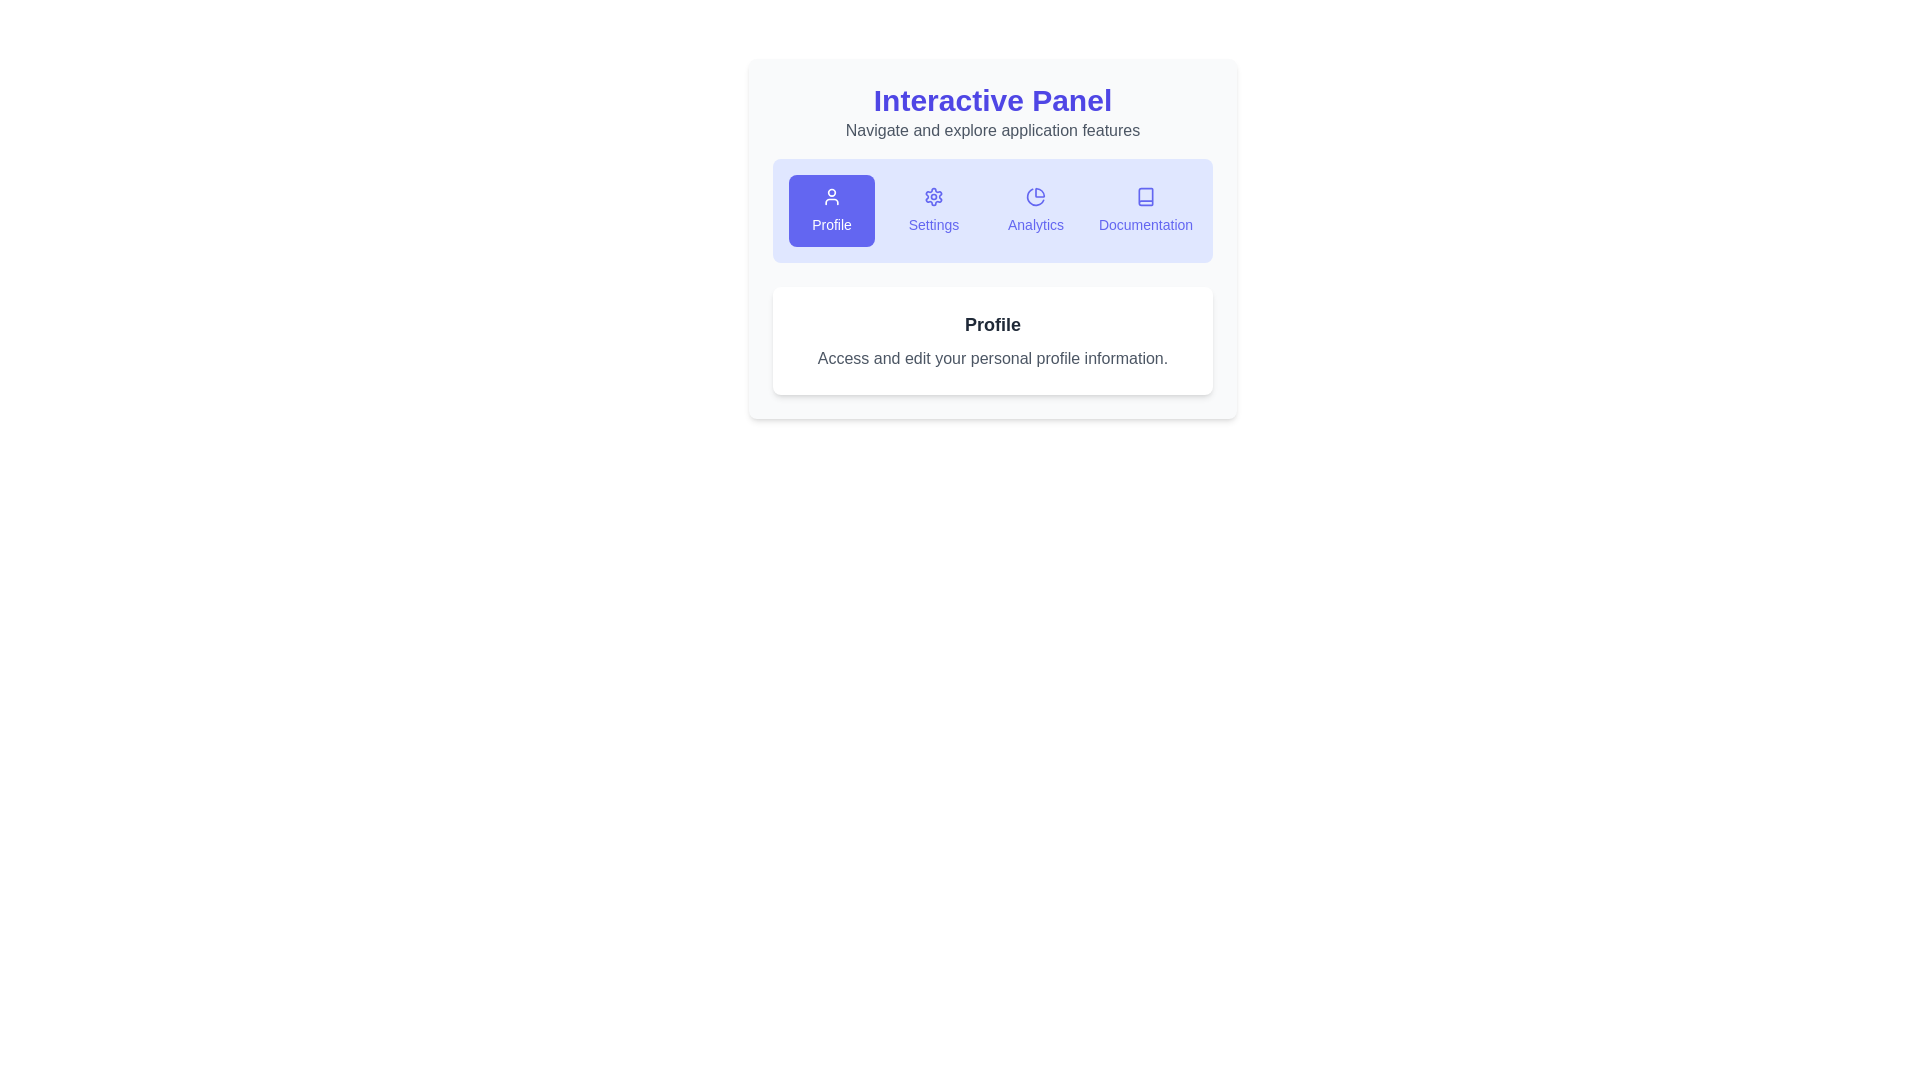  Describe the element at coordinates (1036, 224) in the screenshot. I see `the 'Analytics' menu option label located below the pie chart icon, which is the third menu option from the left in the panel` at that location.